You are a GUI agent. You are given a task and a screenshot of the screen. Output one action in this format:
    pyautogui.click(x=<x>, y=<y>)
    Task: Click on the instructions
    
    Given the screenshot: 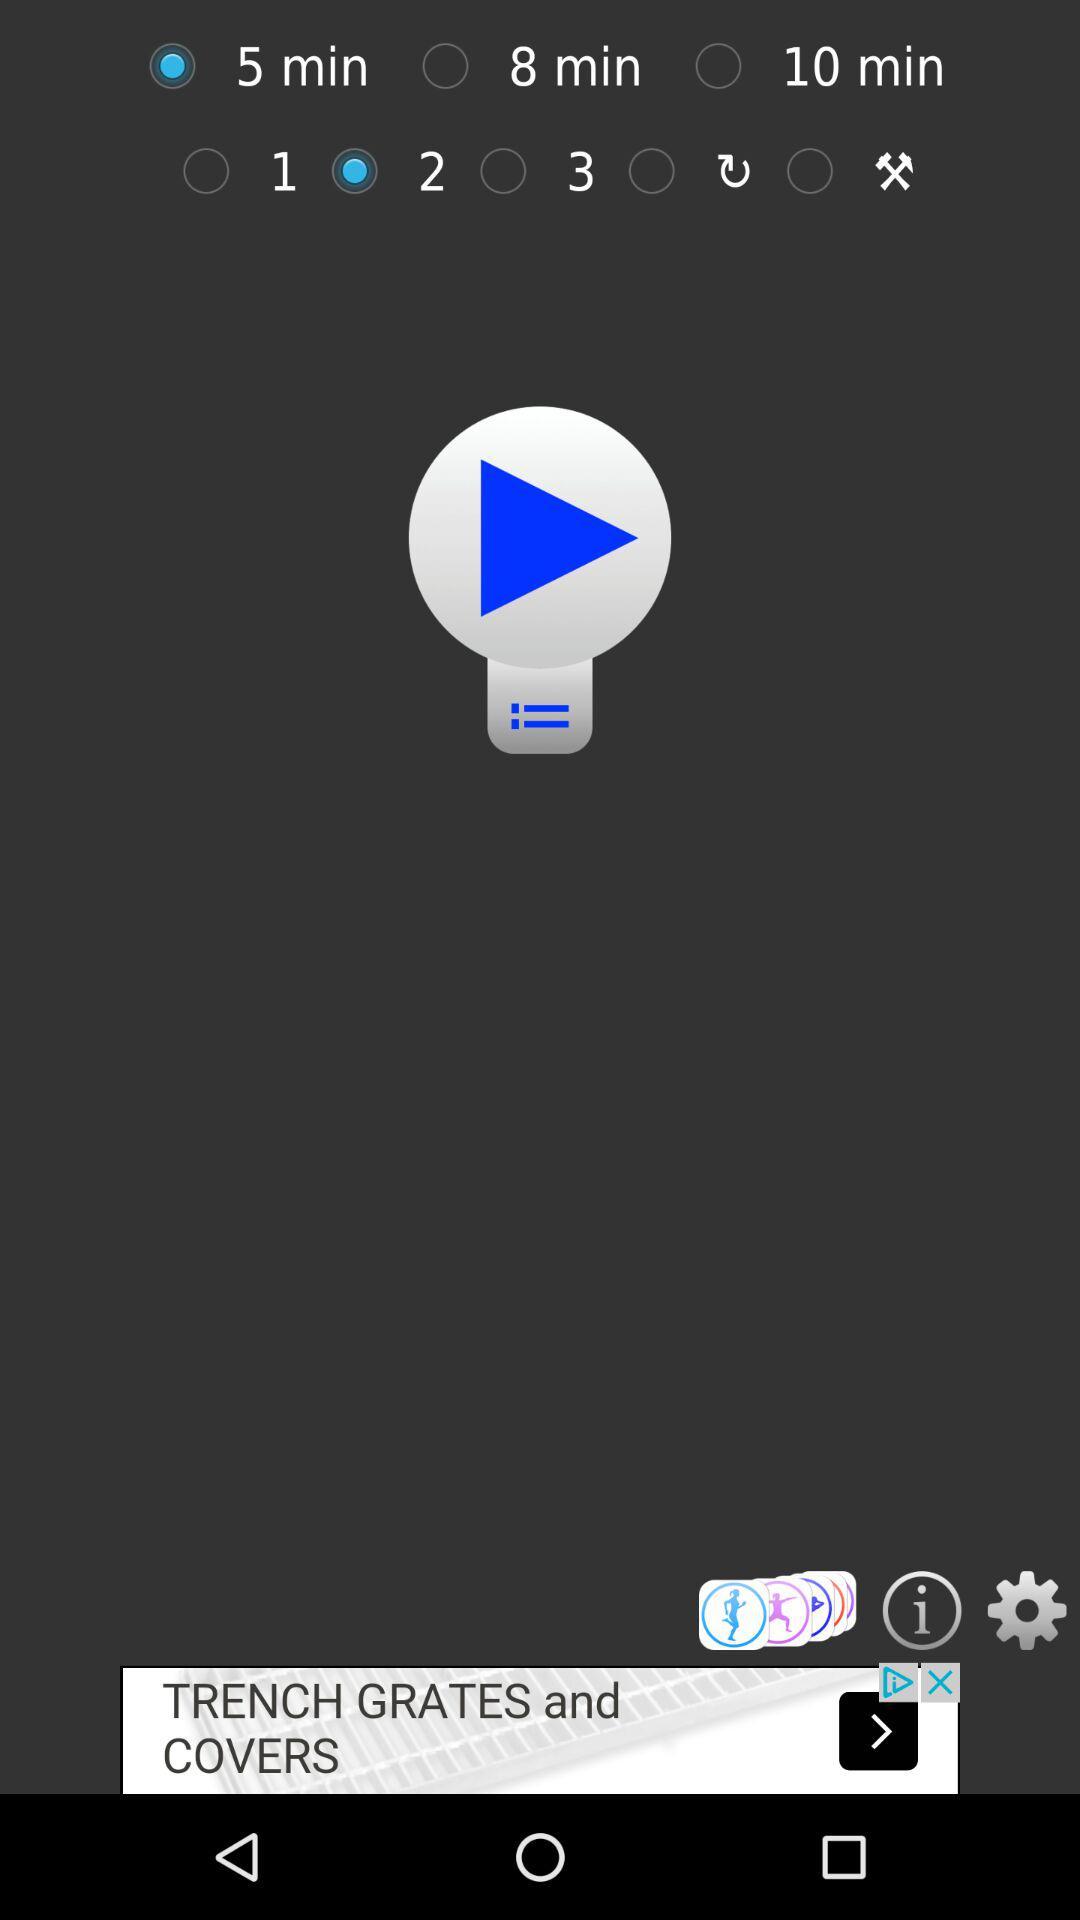 What is the action you would take?
    pyautogui.click(x=922, y=1610)
    